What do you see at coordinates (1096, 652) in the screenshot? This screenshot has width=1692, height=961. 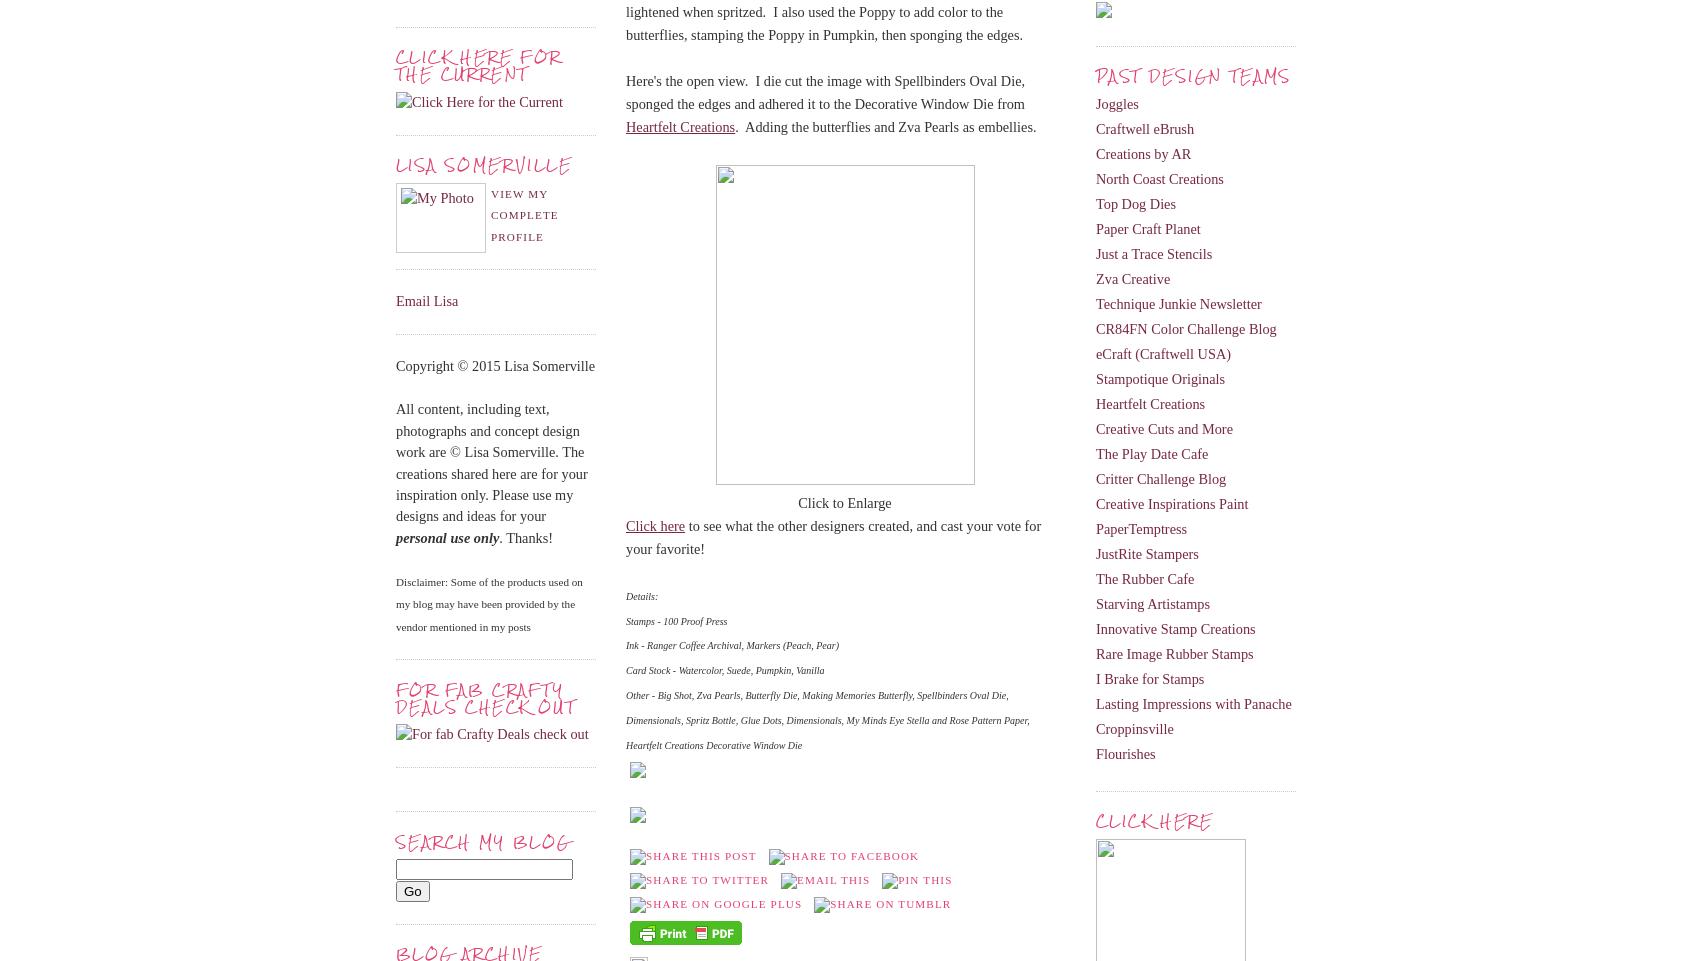 I see `'Rare Image Rubber Stamps'` at bounding box center [1096, 652].